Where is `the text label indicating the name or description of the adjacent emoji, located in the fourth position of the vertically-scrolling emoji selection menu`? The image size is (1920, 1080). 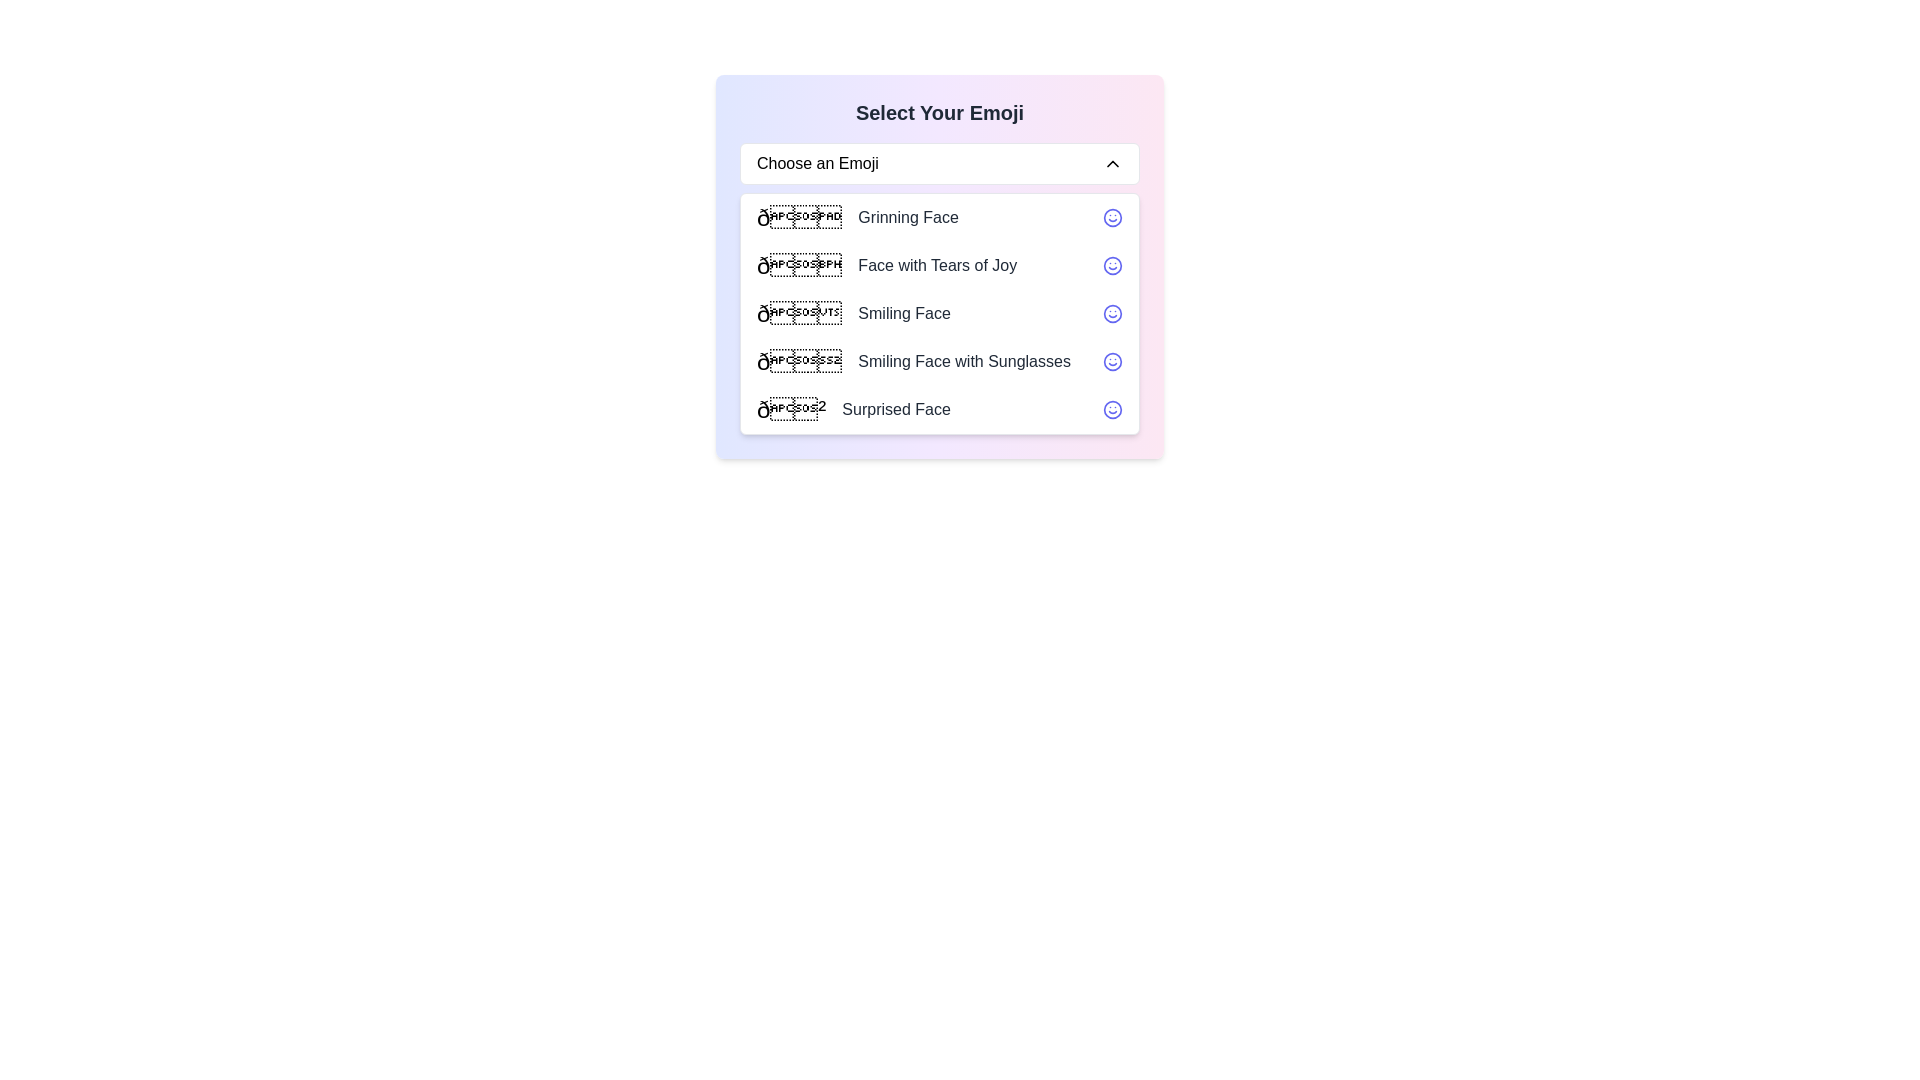
the text label indicating the name or description of the adjacent emoji, located in the fourth position of the vertically-scrolling emoji selection menu is located at coordinates (964, 362).